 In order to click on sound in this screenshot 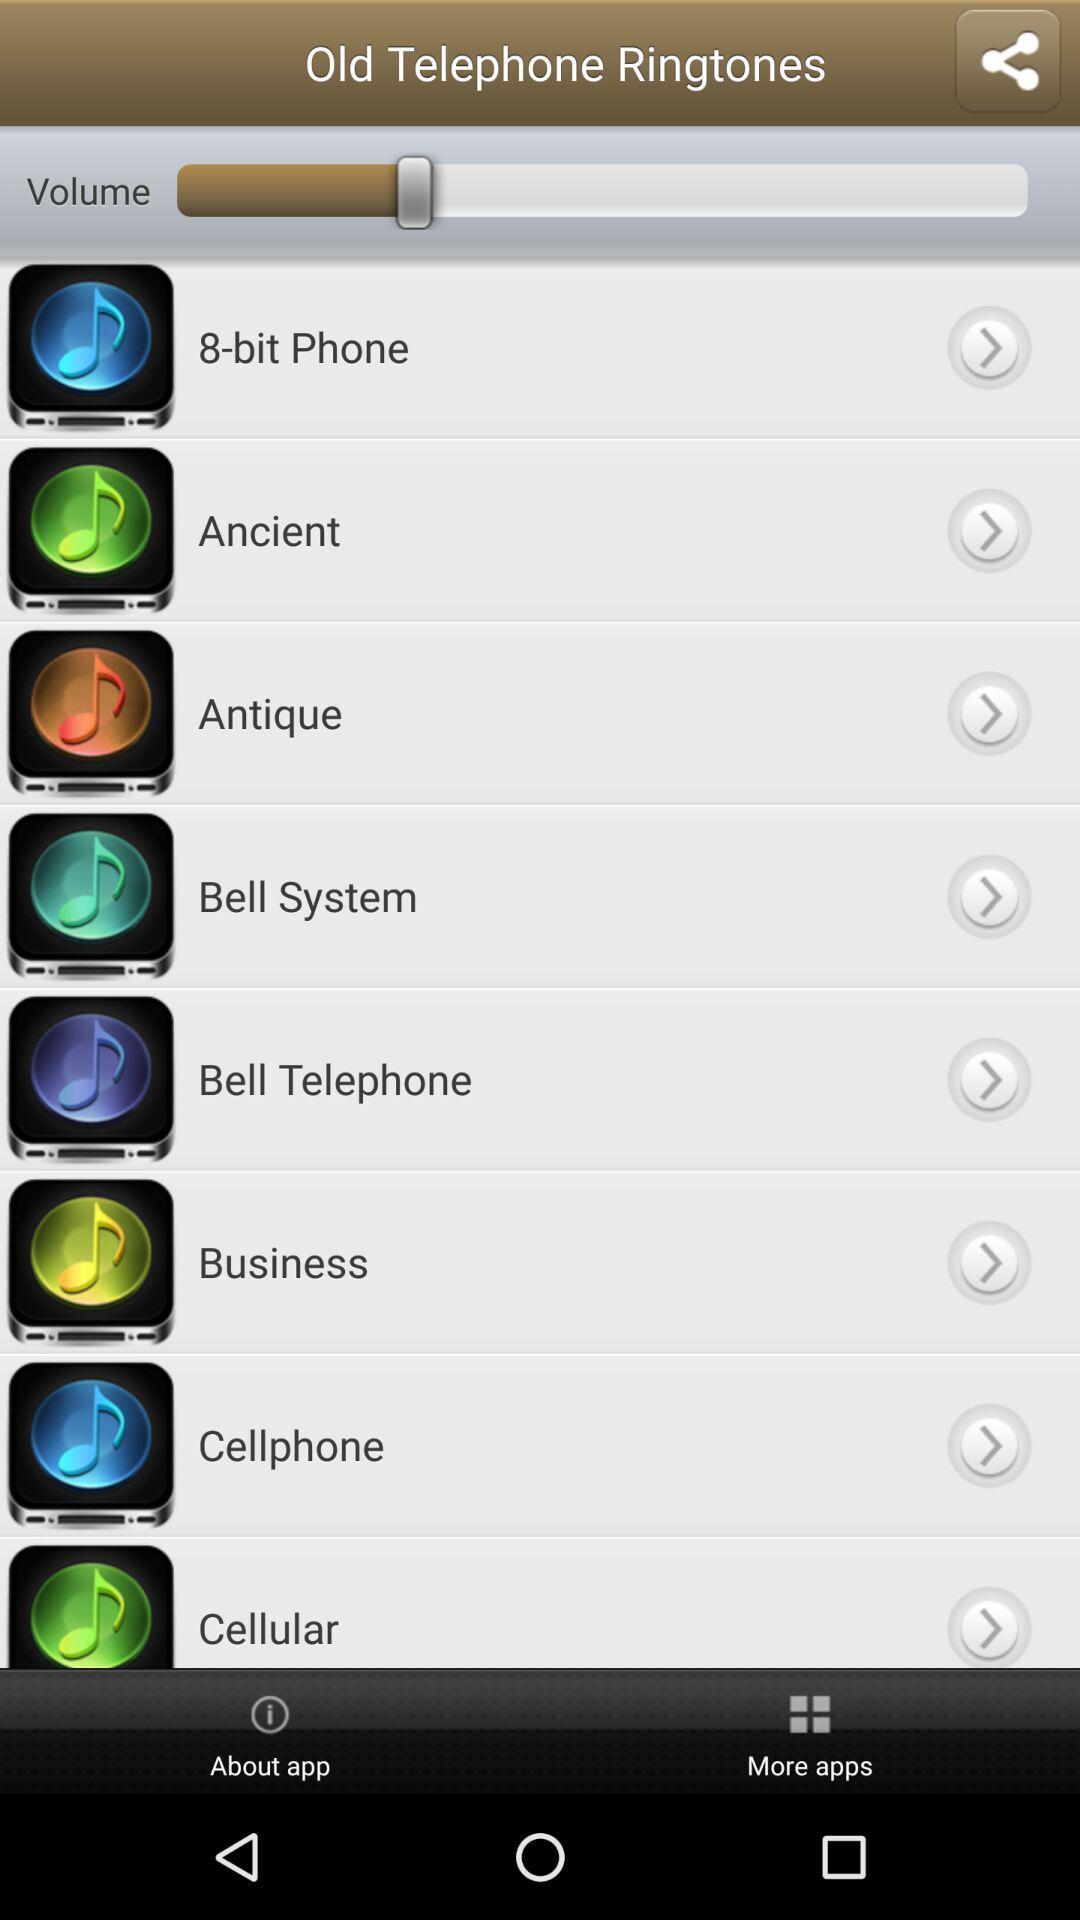, I will do `click(987, 529)`.